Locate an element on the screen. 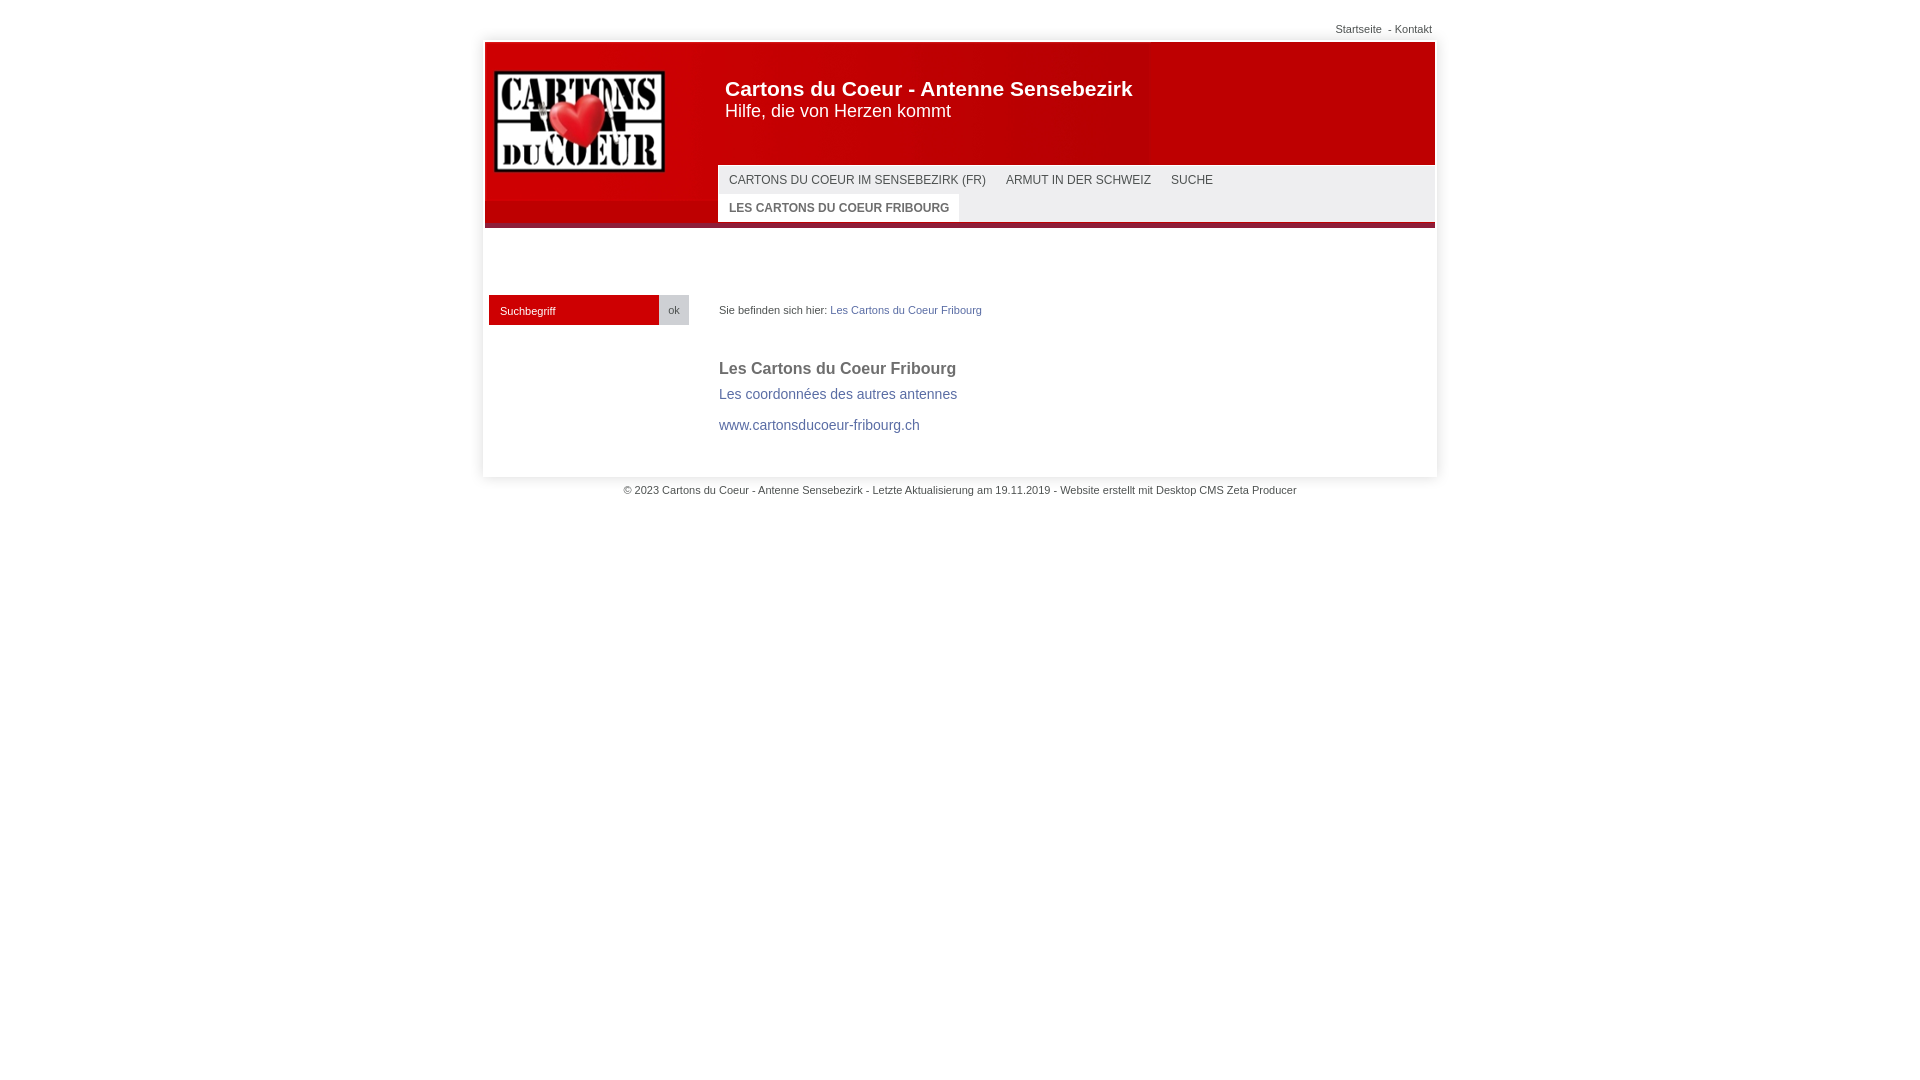 The width and height of the screenshot is (1920, 1080). 'Startseite' is located at coordinates (1334, 29).